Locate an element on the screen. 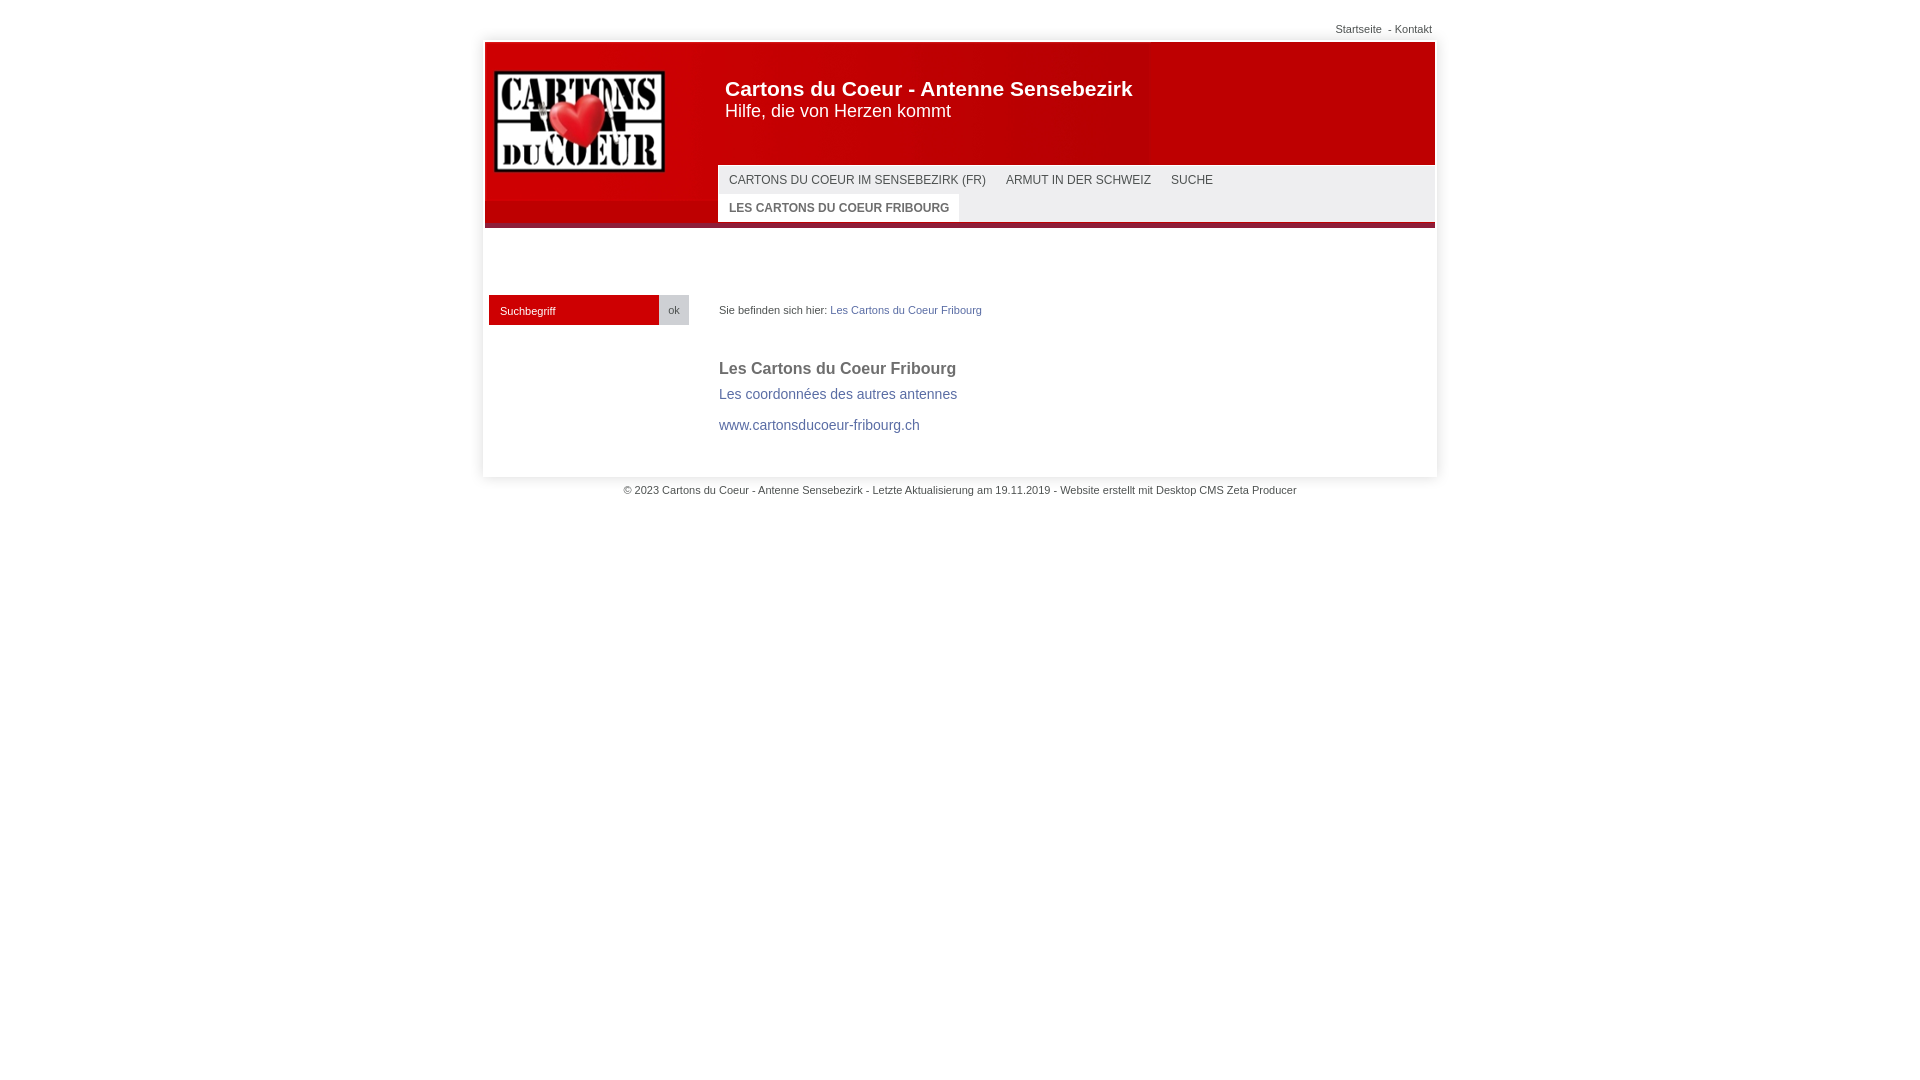 The width and height of the screenshot is (1920, 1080). 'Startseite' is located at coordinates (1334, 29).